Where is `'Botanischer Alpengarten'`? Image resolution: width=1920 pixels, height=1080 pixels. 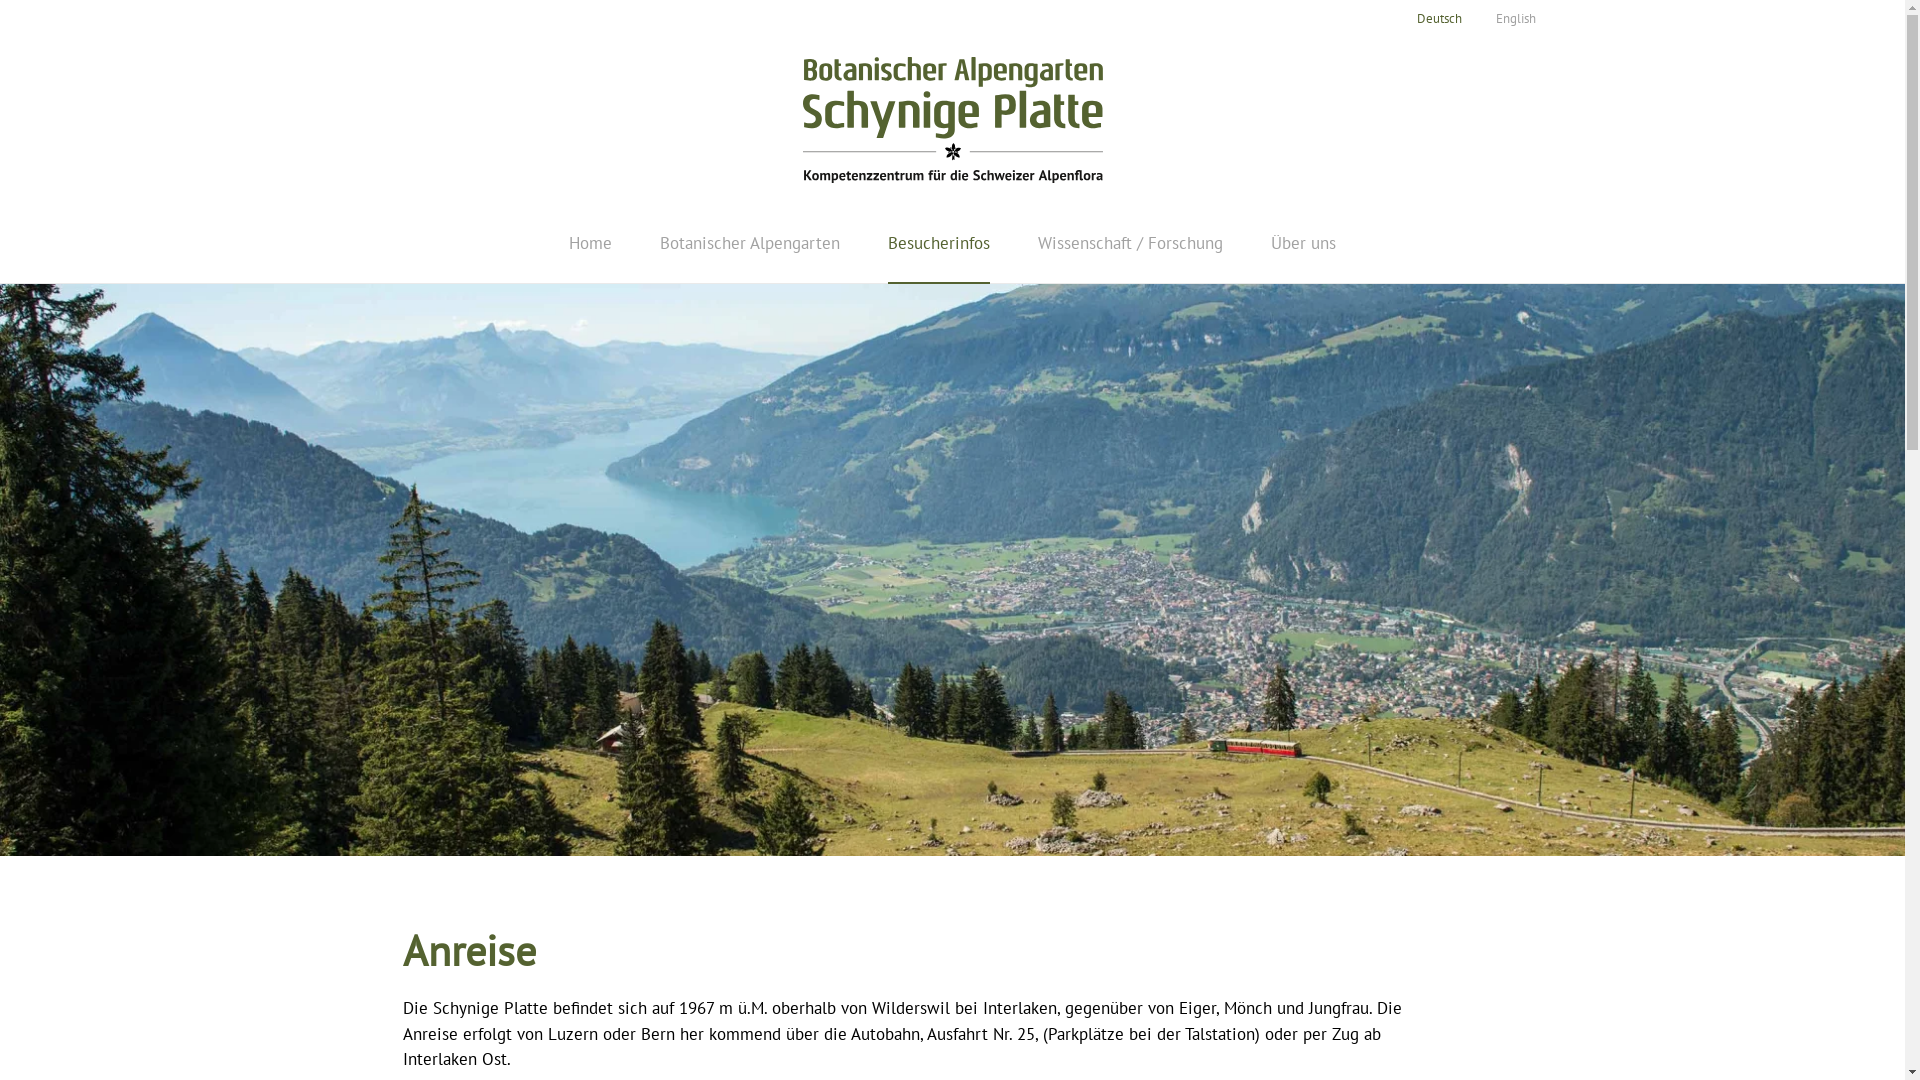 'Botanischer Alpengarten' is located at coordinates (748, 242).